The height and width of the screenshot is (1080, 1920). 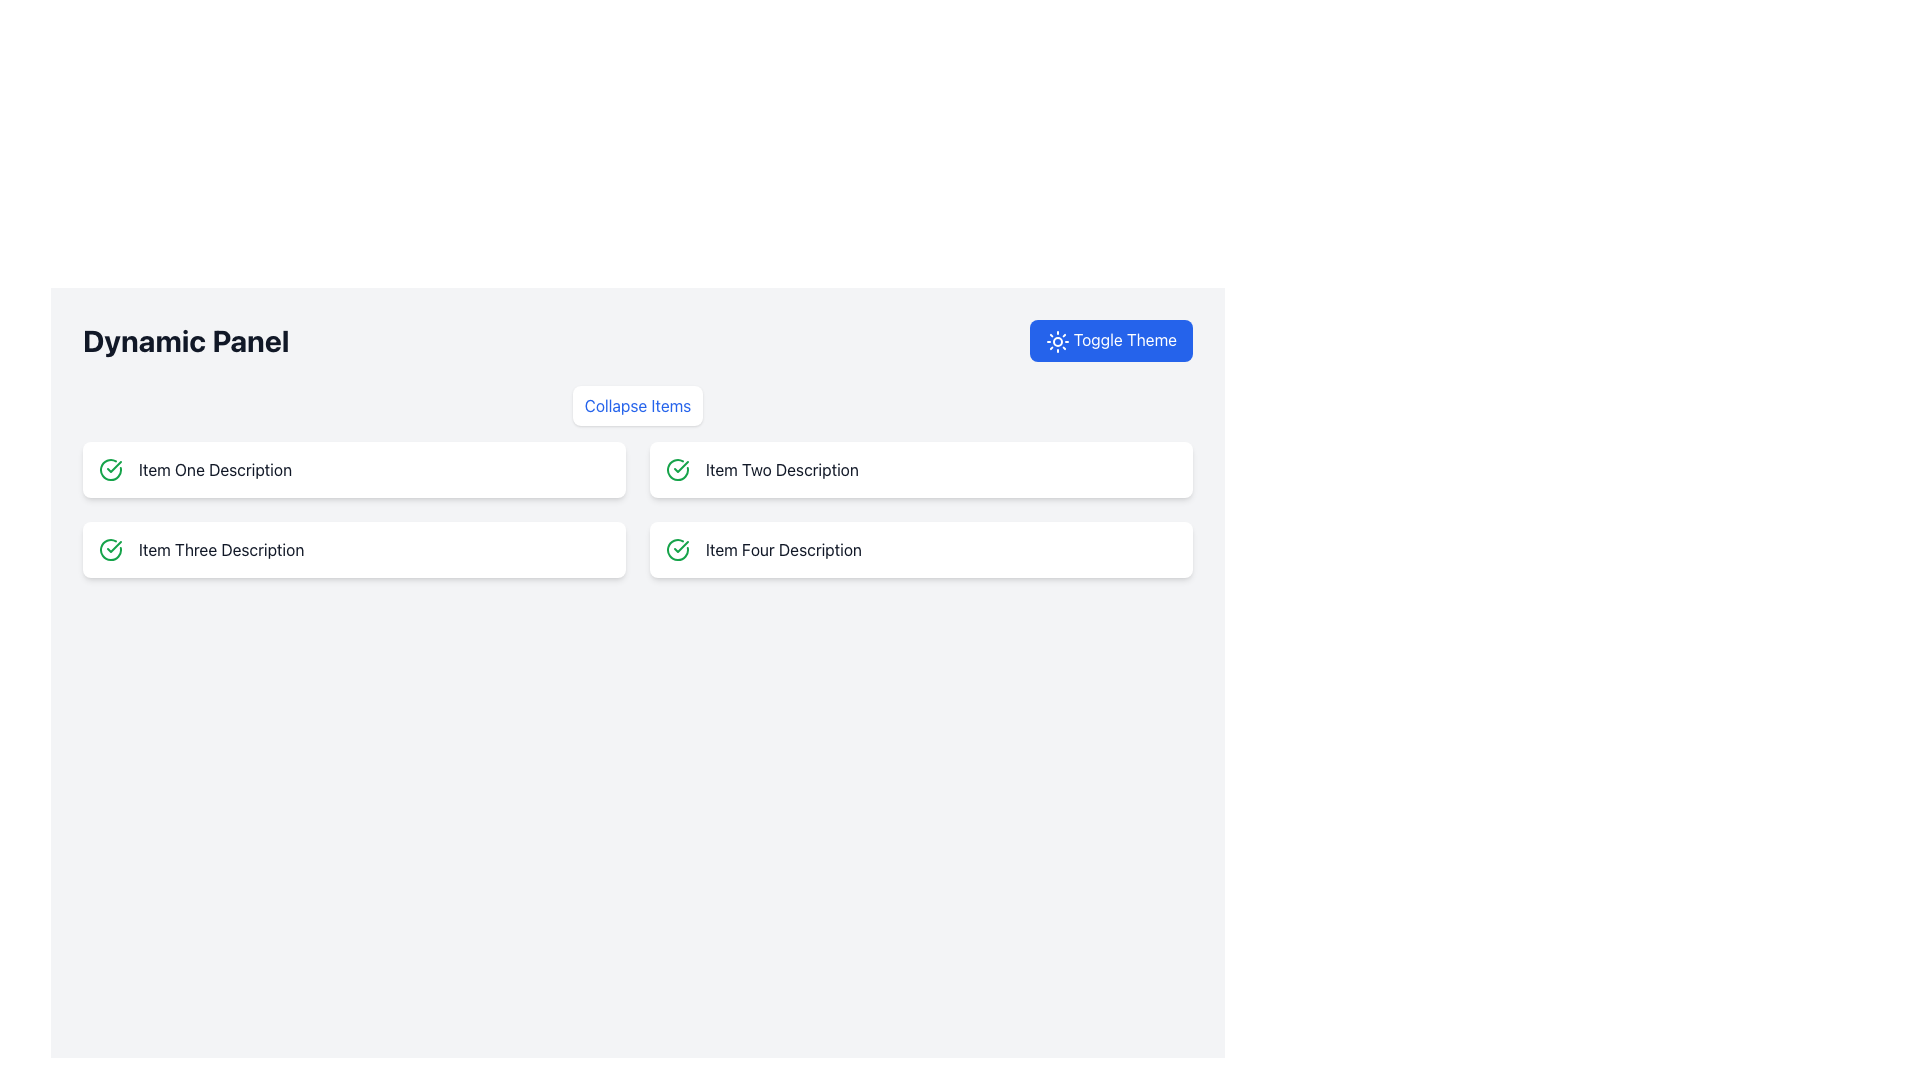 I want to click on the success status icon for 'Item Four Description', located in the bottom-right card of the grid layout, so click(x=677, y=548).